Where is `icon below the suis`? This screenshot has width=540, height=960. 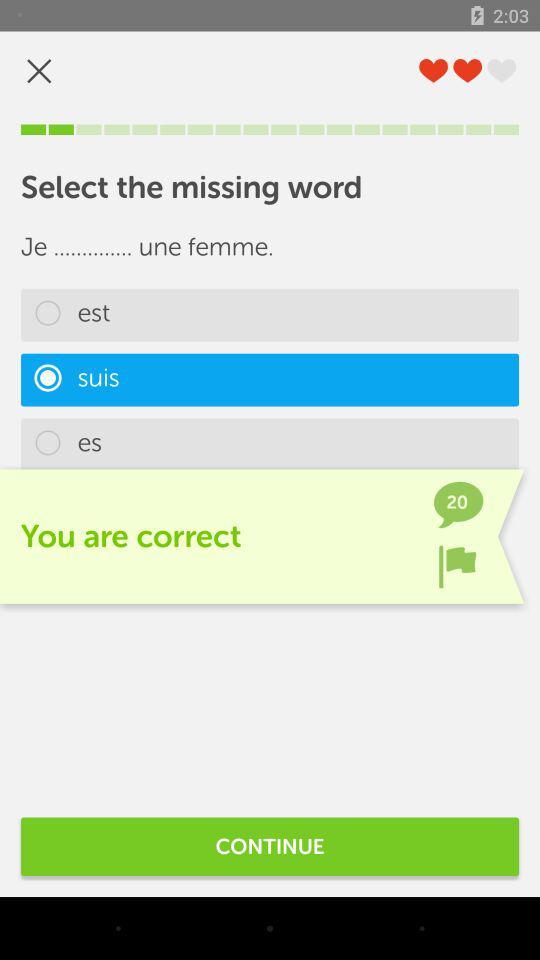 icon below the suis is located at coordinates (270, 444).